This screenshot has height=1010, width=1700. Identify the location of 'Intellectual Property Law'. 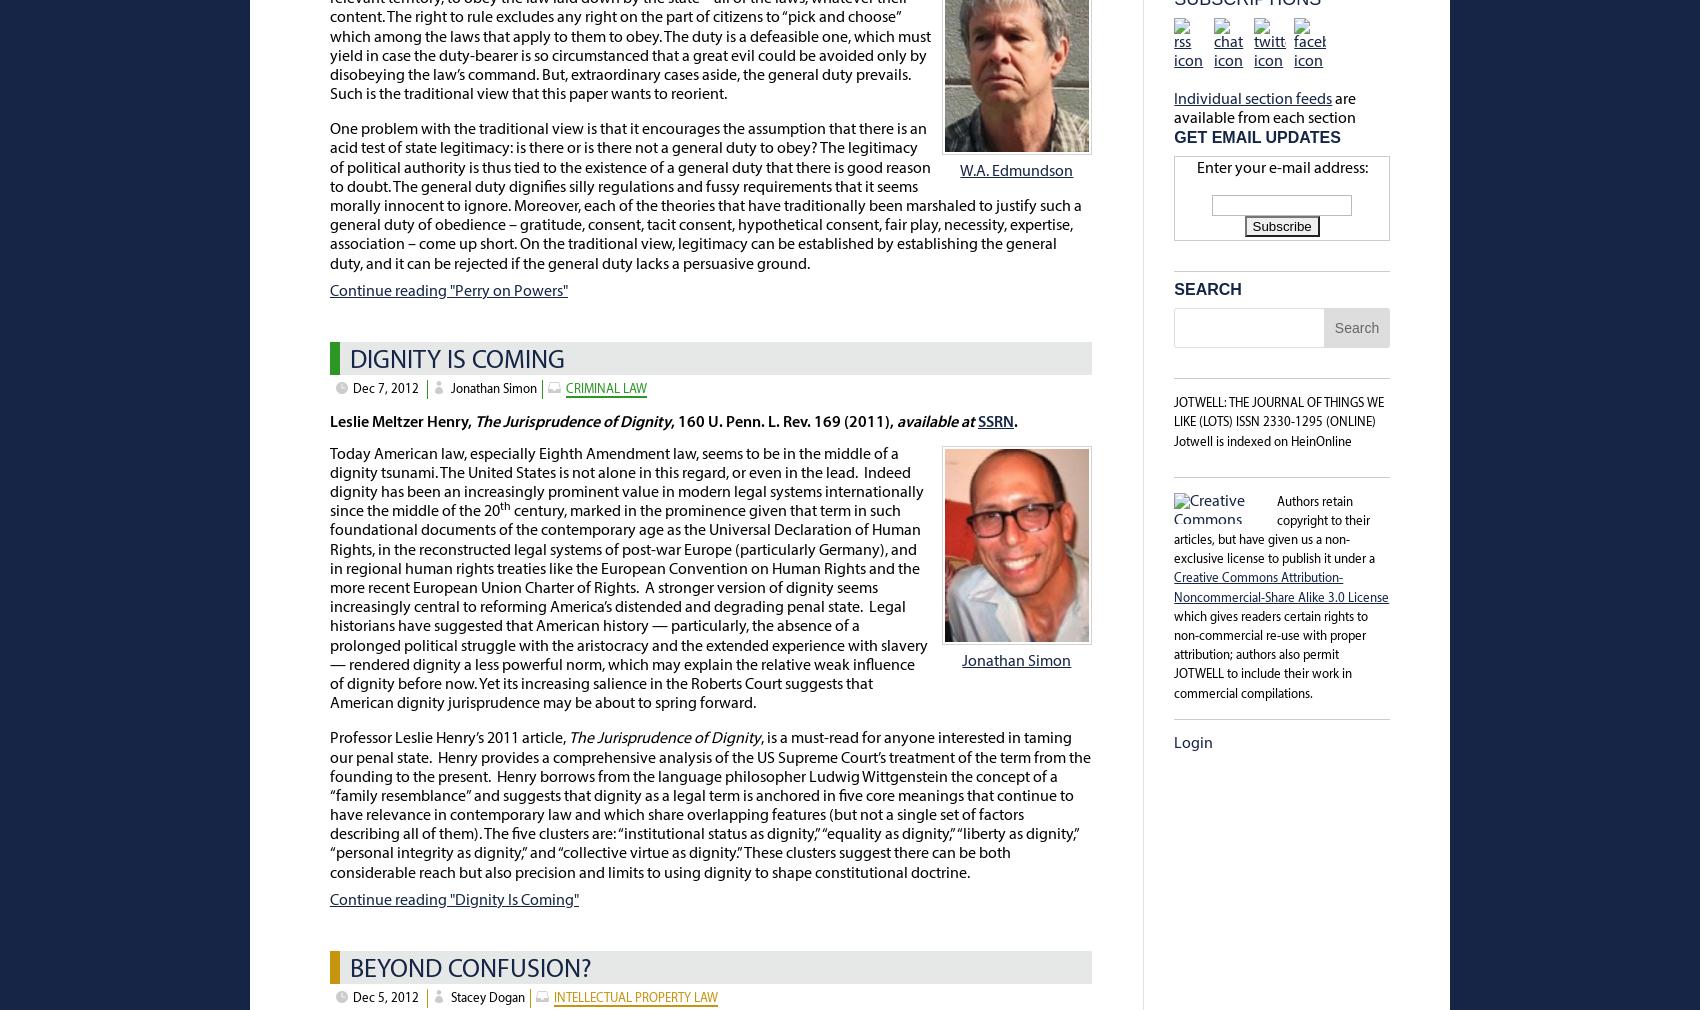
(634, 997).